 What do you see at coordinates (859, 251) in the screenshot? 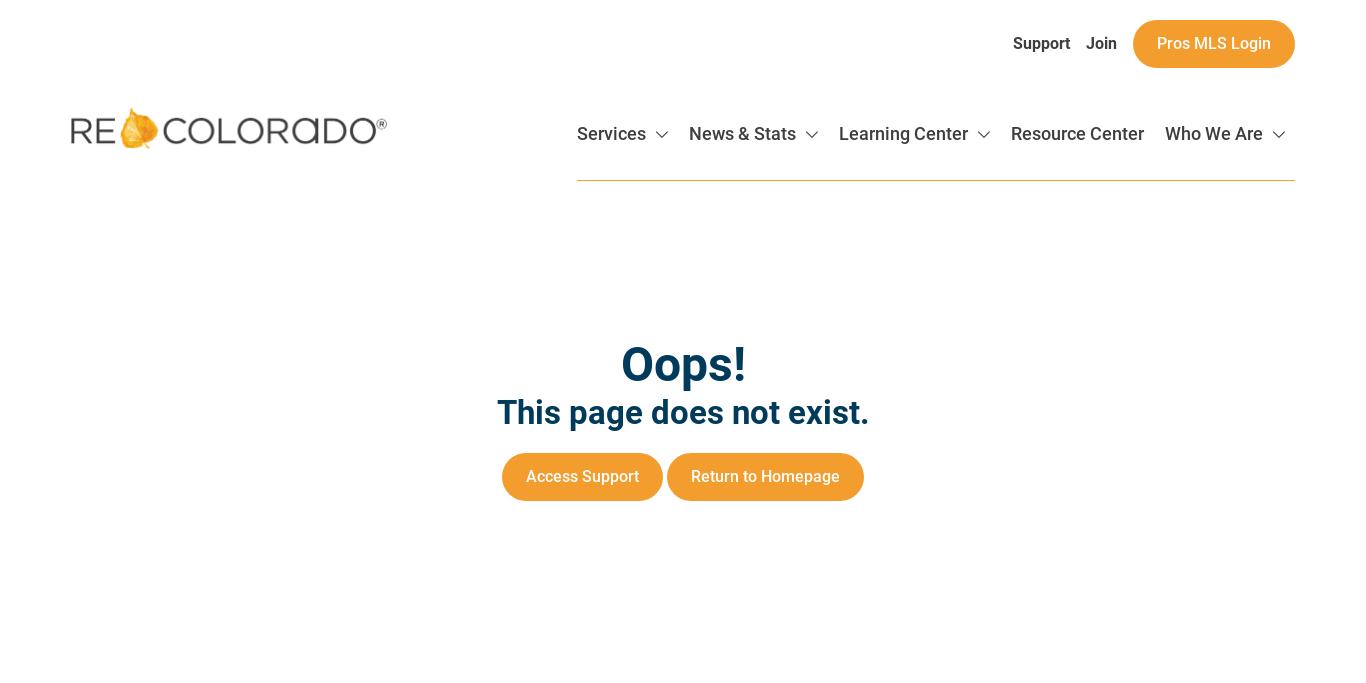
I see `'Registration'` at bounding box center [859, 251].